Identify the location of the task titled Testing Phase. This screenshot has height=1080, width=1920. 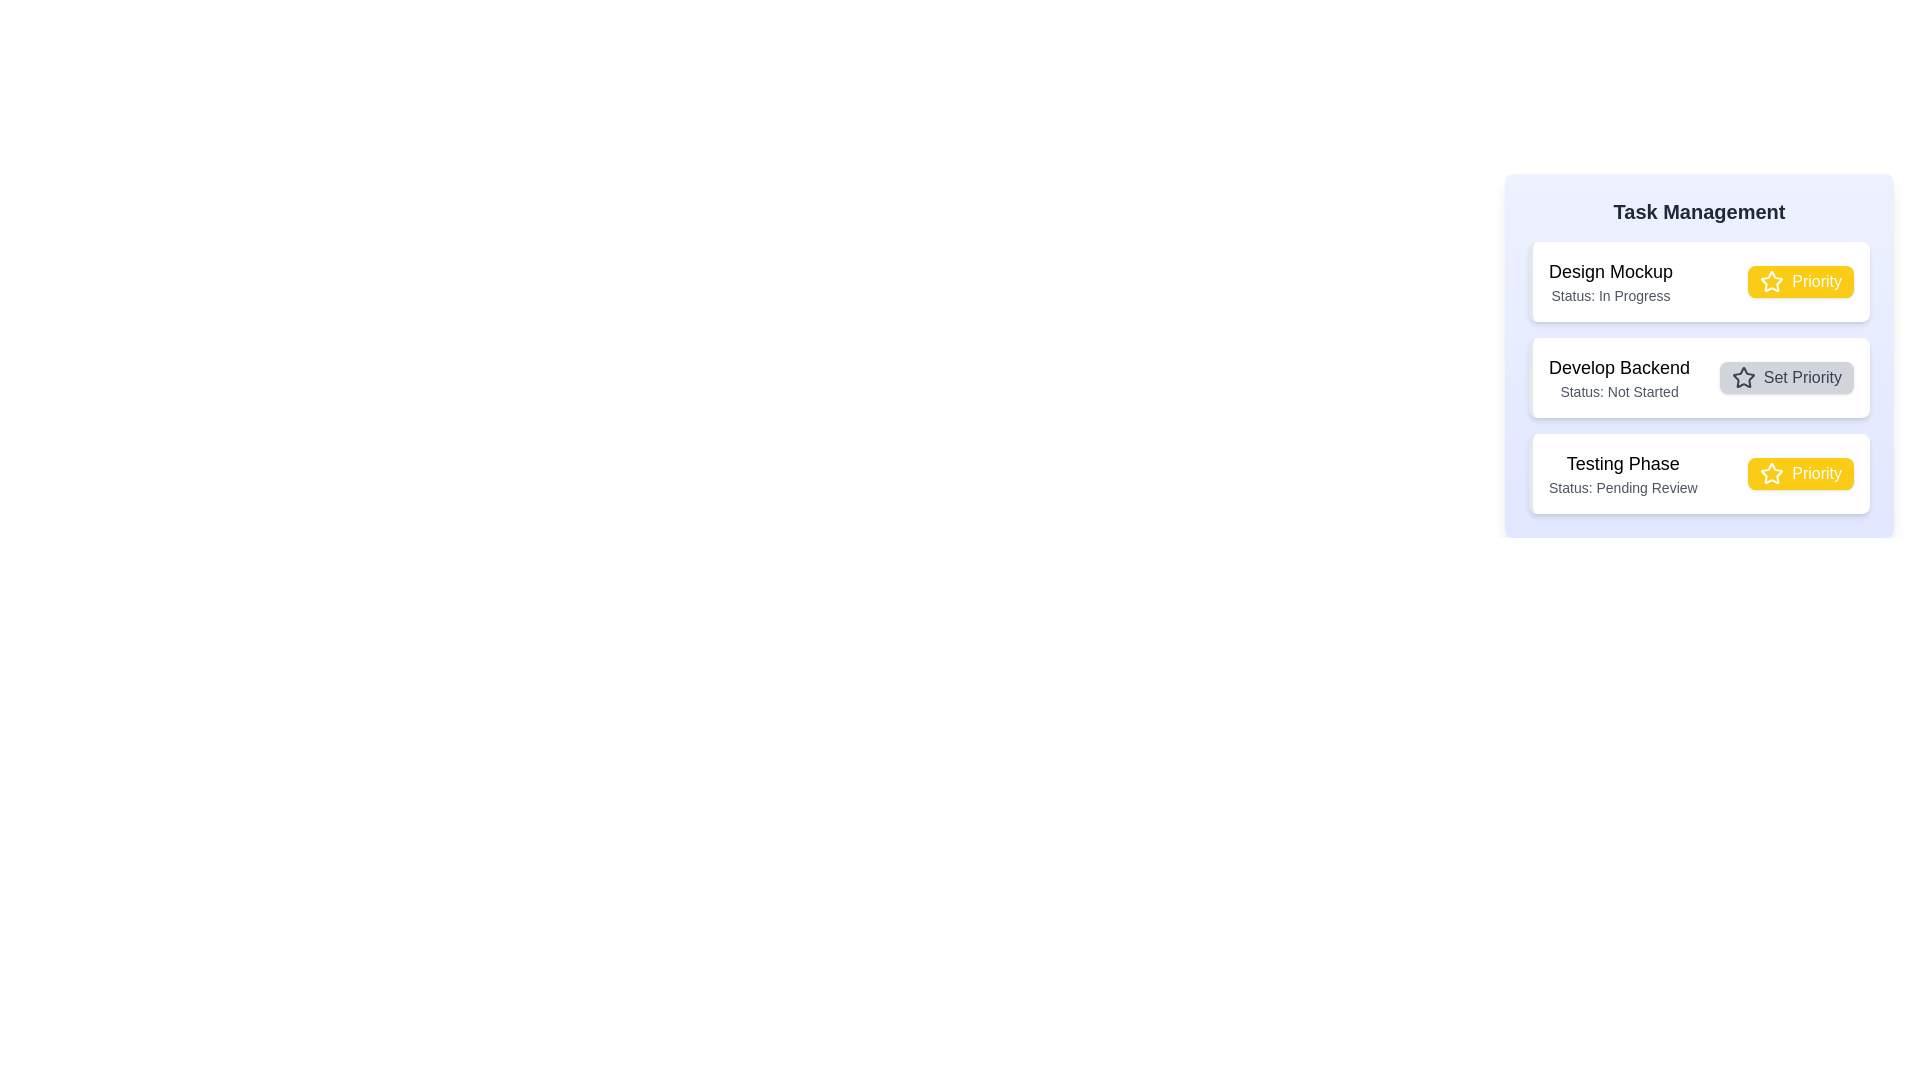
(1623, 463).